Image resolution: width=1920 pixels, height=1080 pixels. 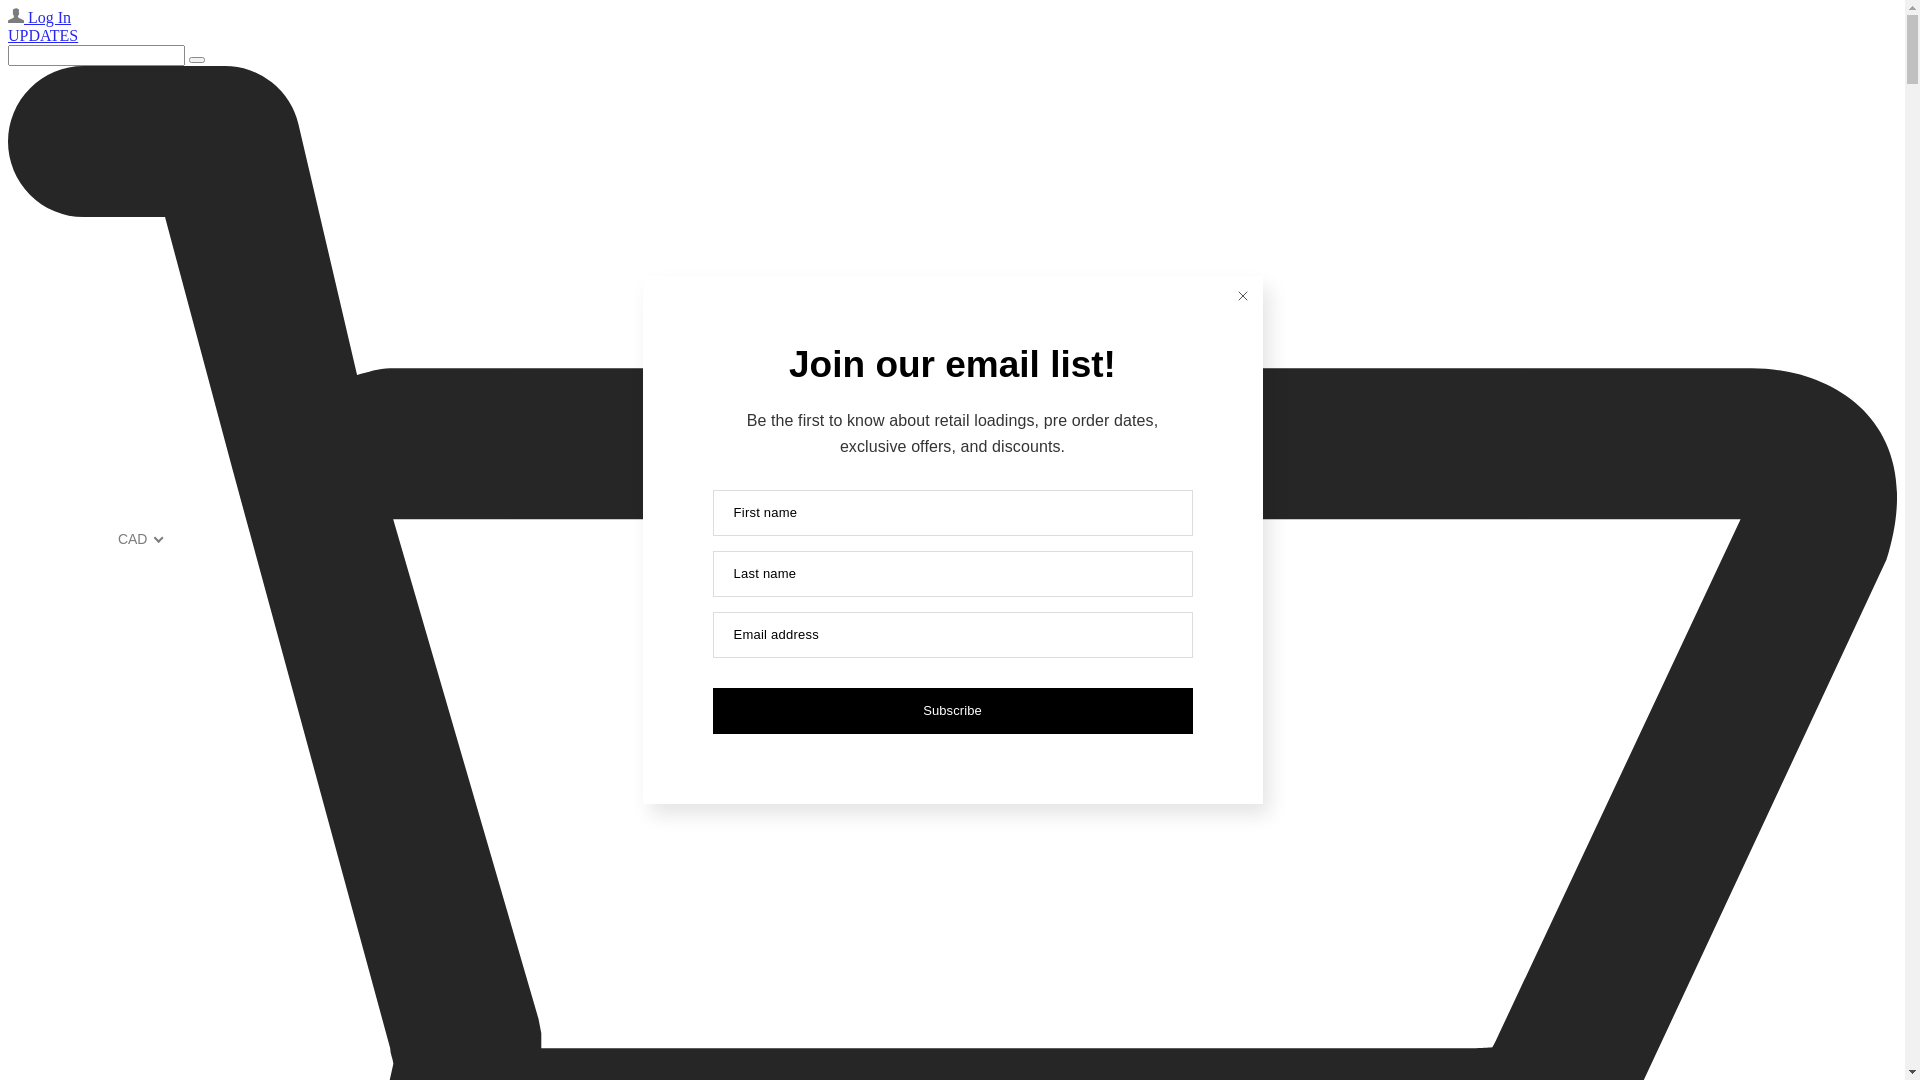 I want to click on 'UPDATES', so click(x=8, y=35).